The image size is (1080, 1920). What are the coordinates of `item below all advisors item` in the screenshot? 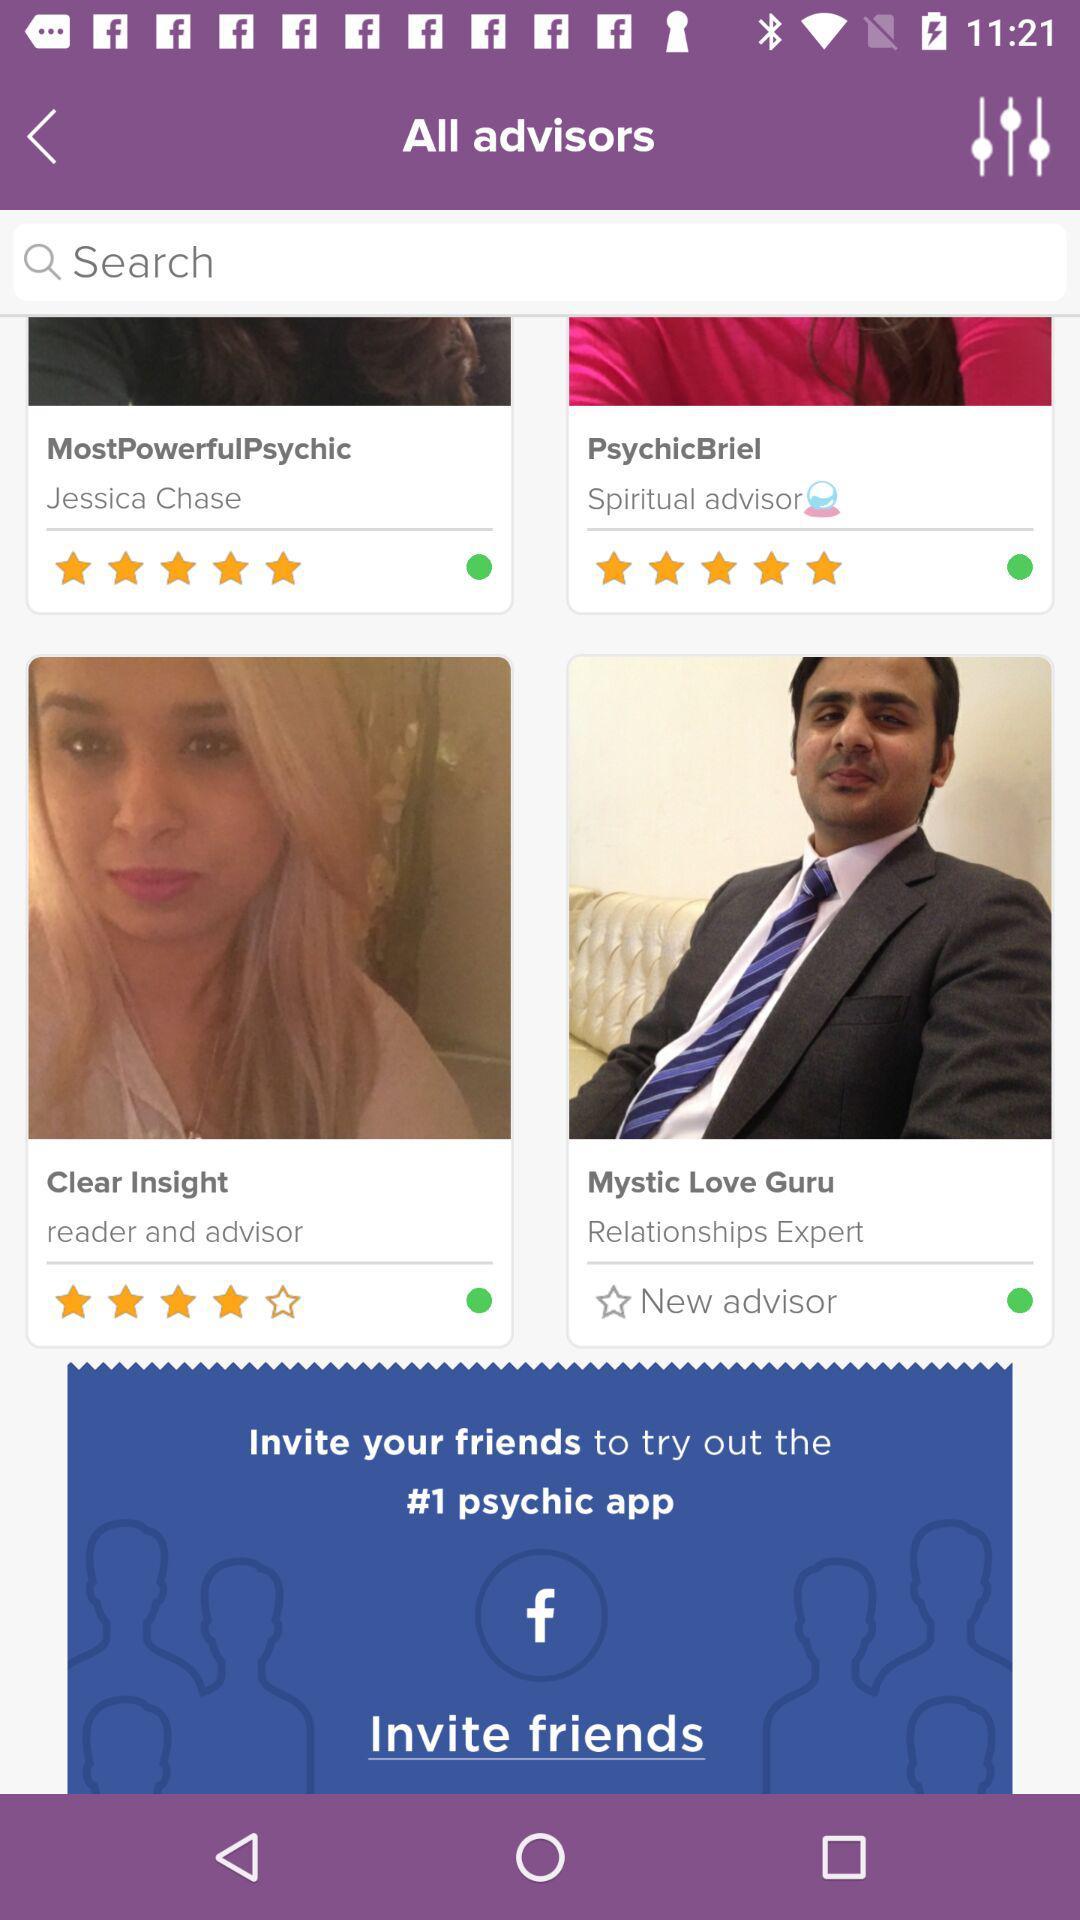 It's located at (540, 261).